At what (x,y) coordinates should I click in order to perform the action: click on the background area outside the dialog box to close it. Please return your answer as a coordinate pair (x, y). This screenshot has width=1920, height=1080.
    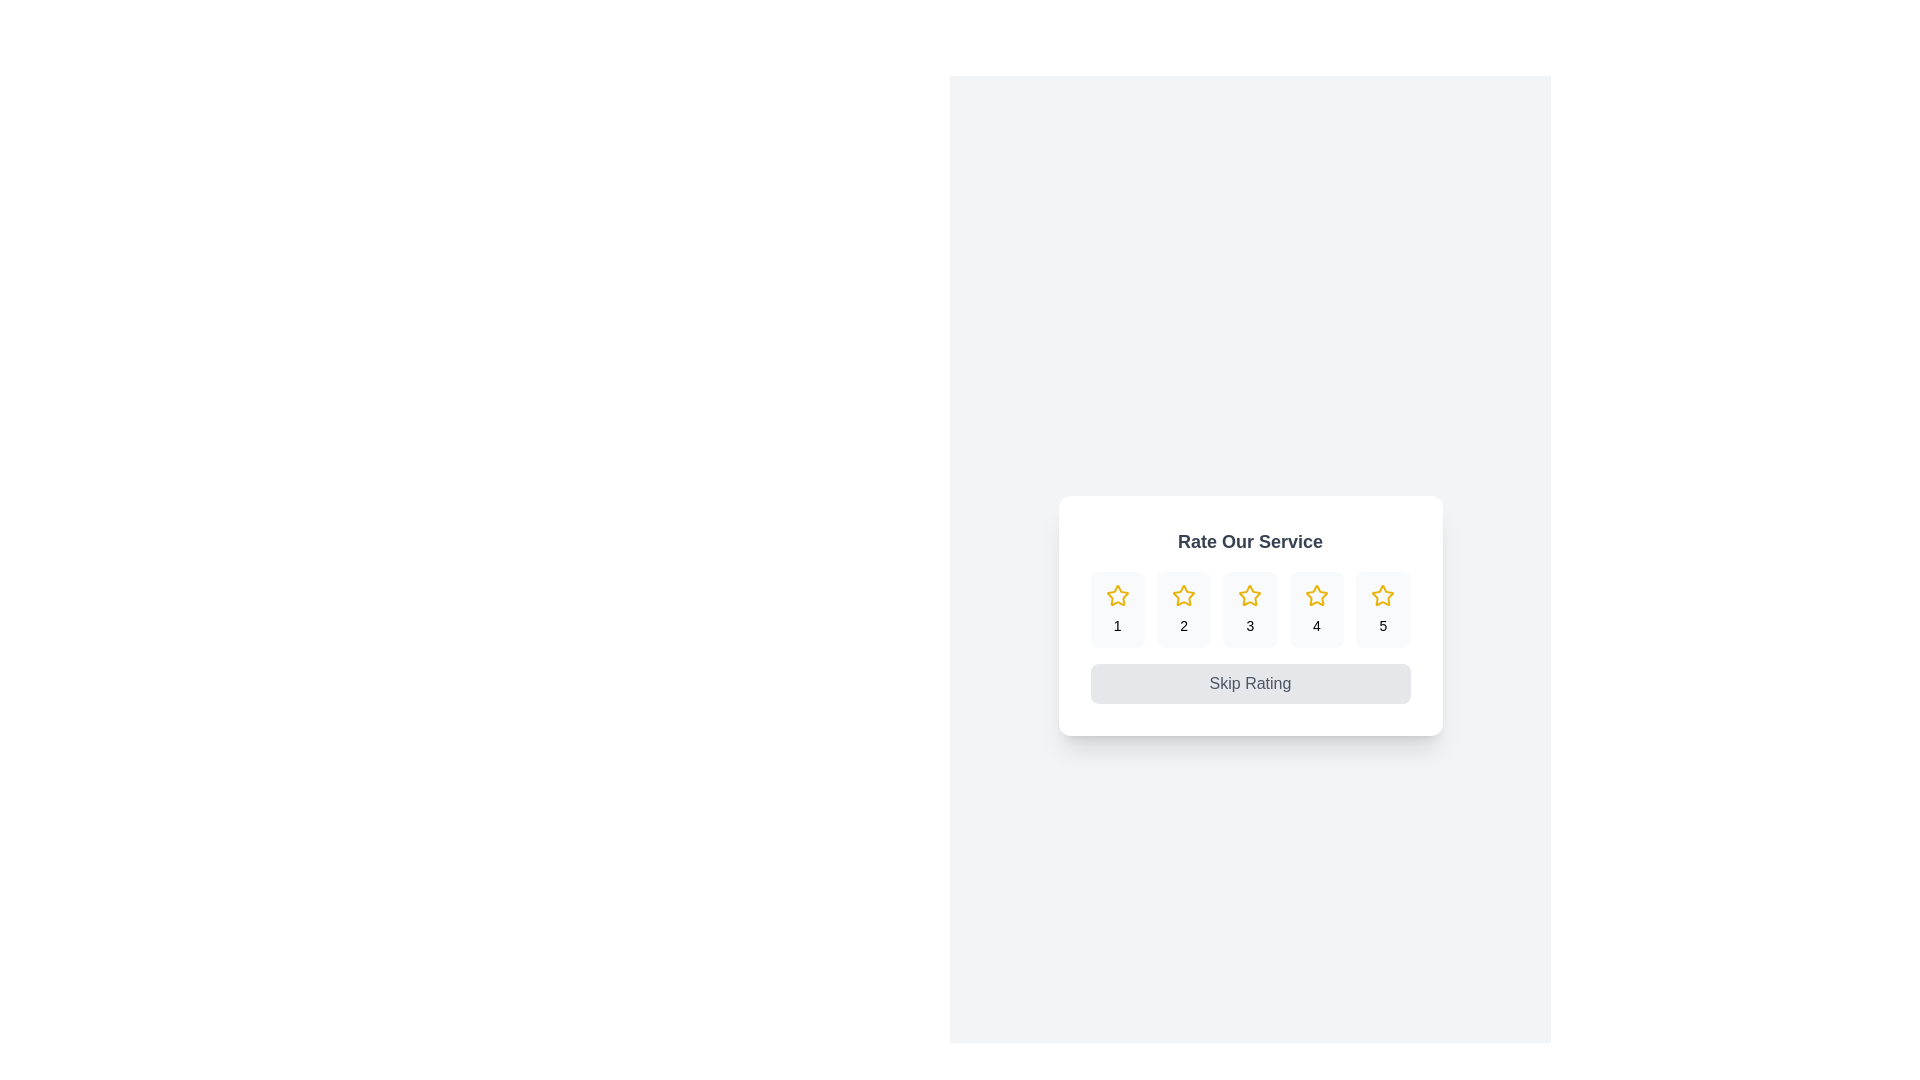
    Looking at the image, I should click on (800, 100).